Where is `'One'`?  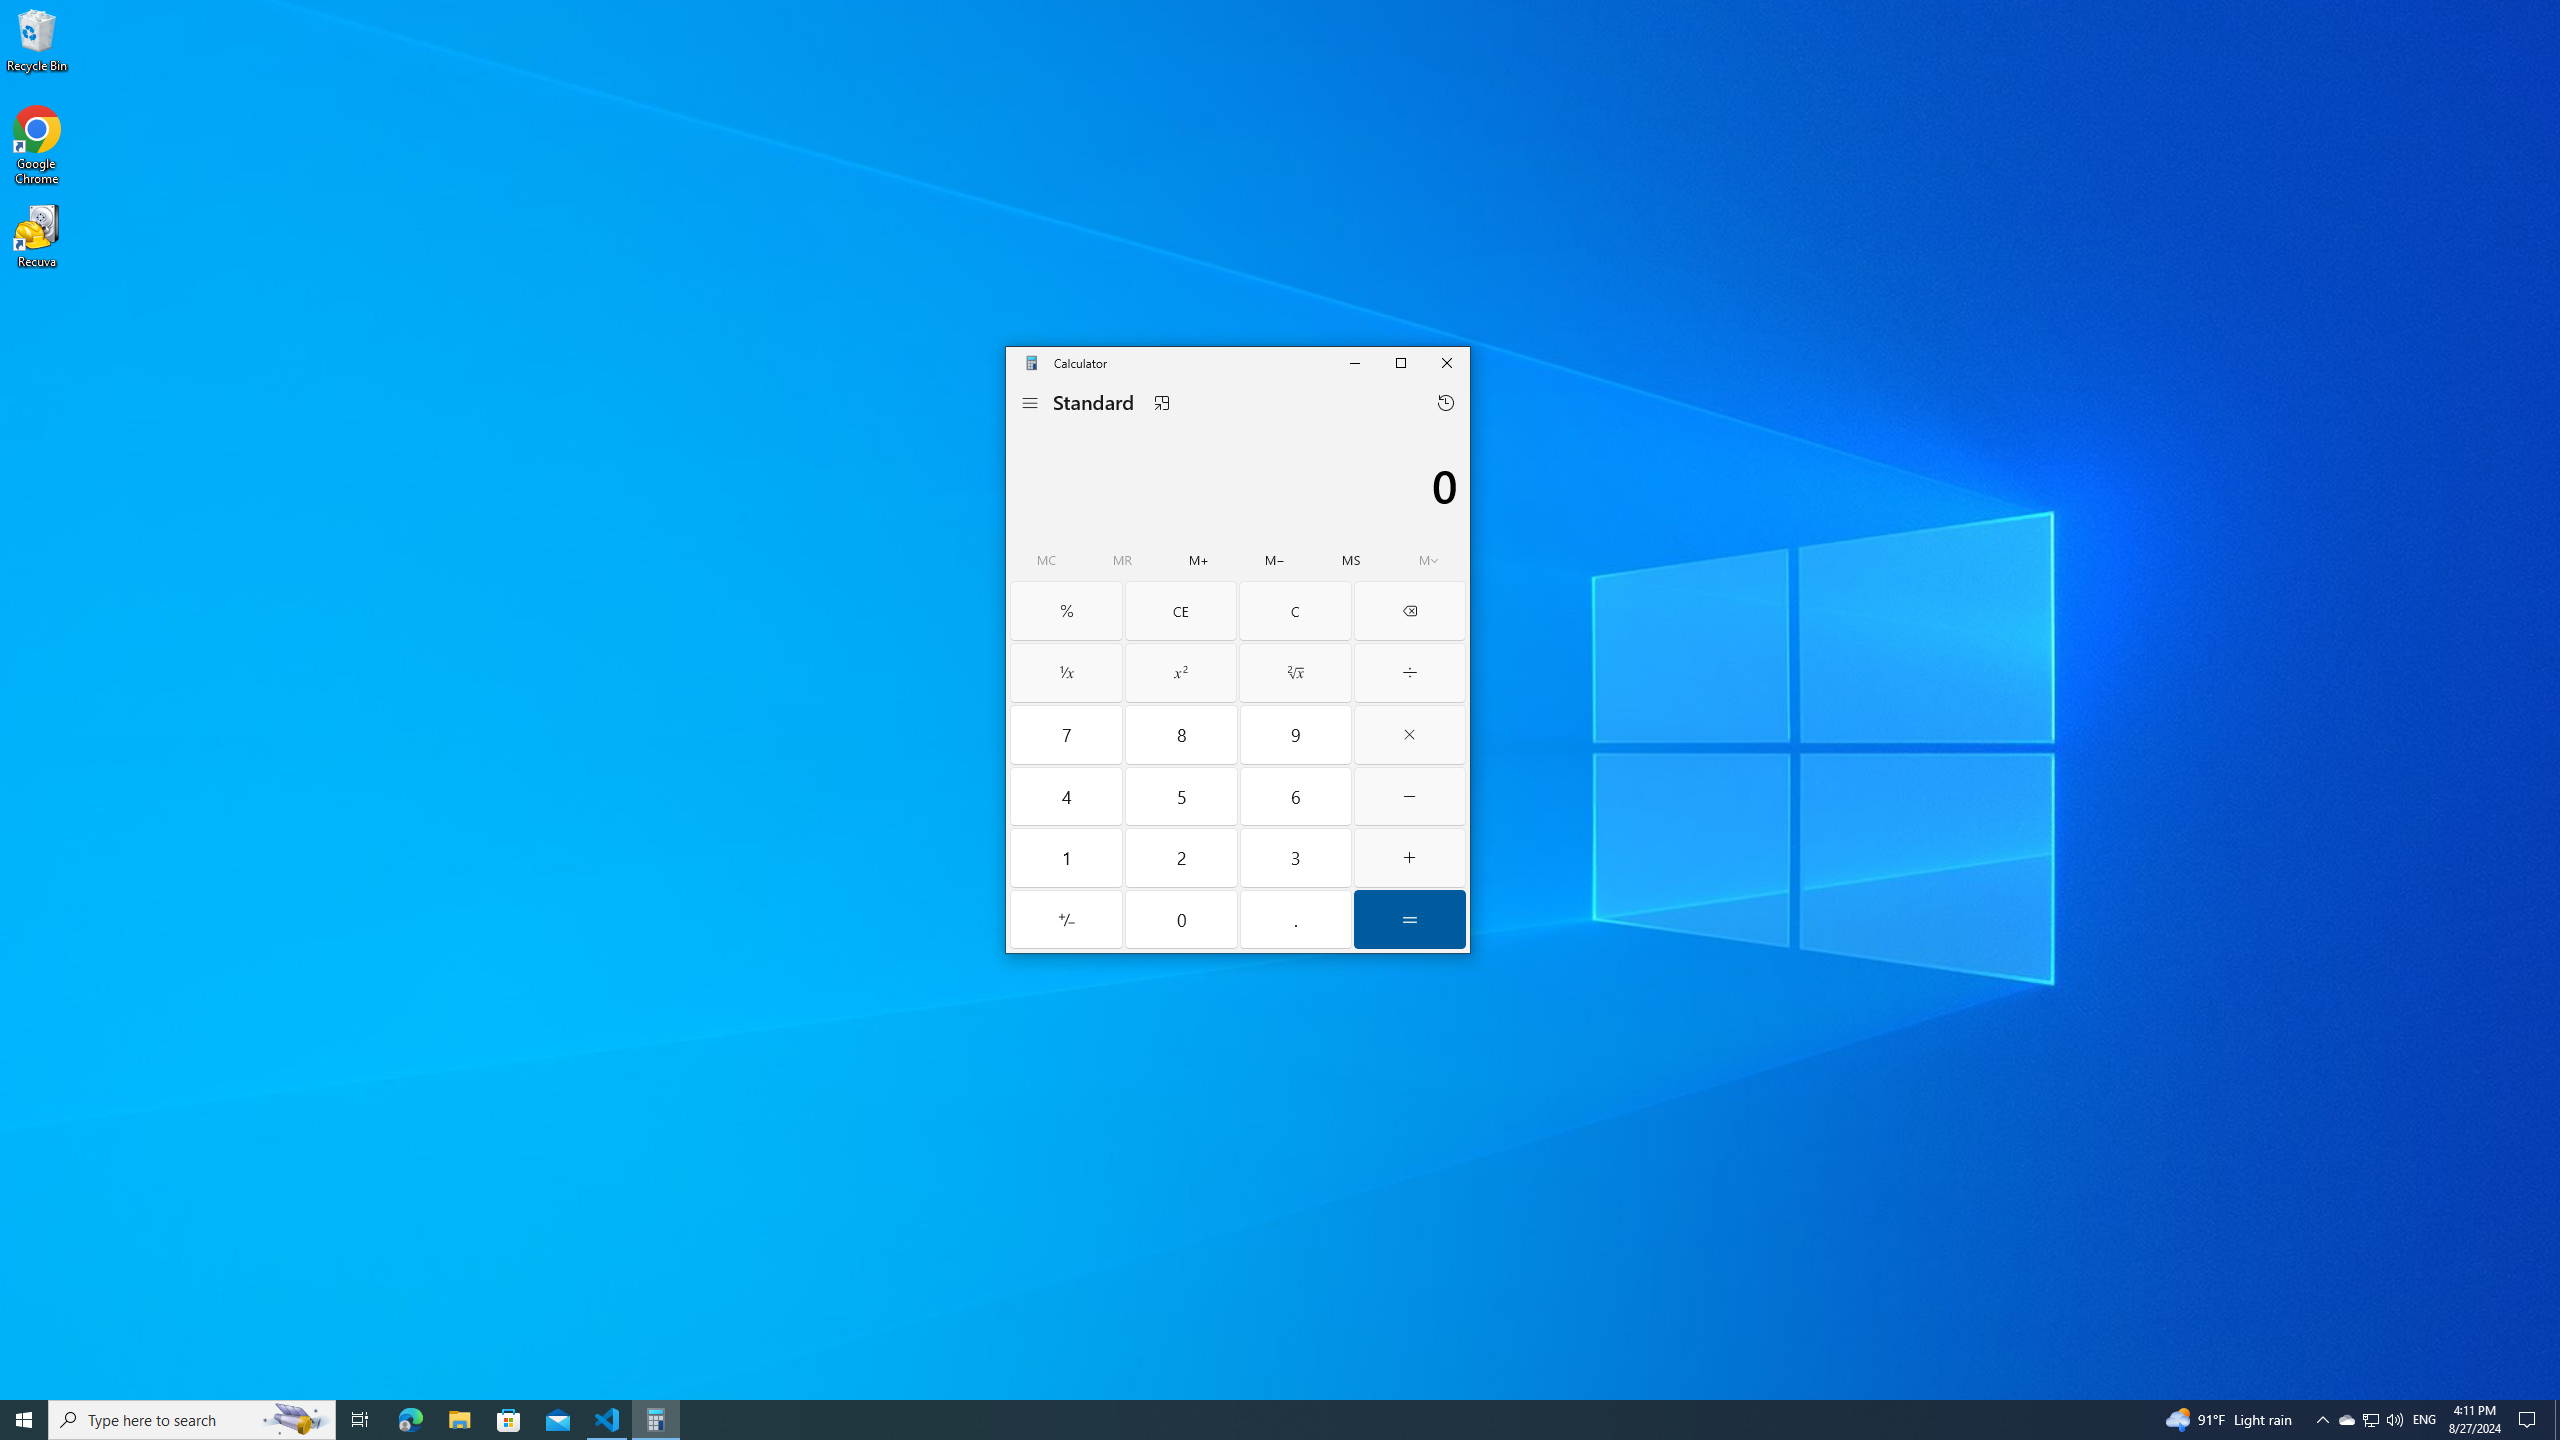
'One' is located at coordinates (1067, 857).